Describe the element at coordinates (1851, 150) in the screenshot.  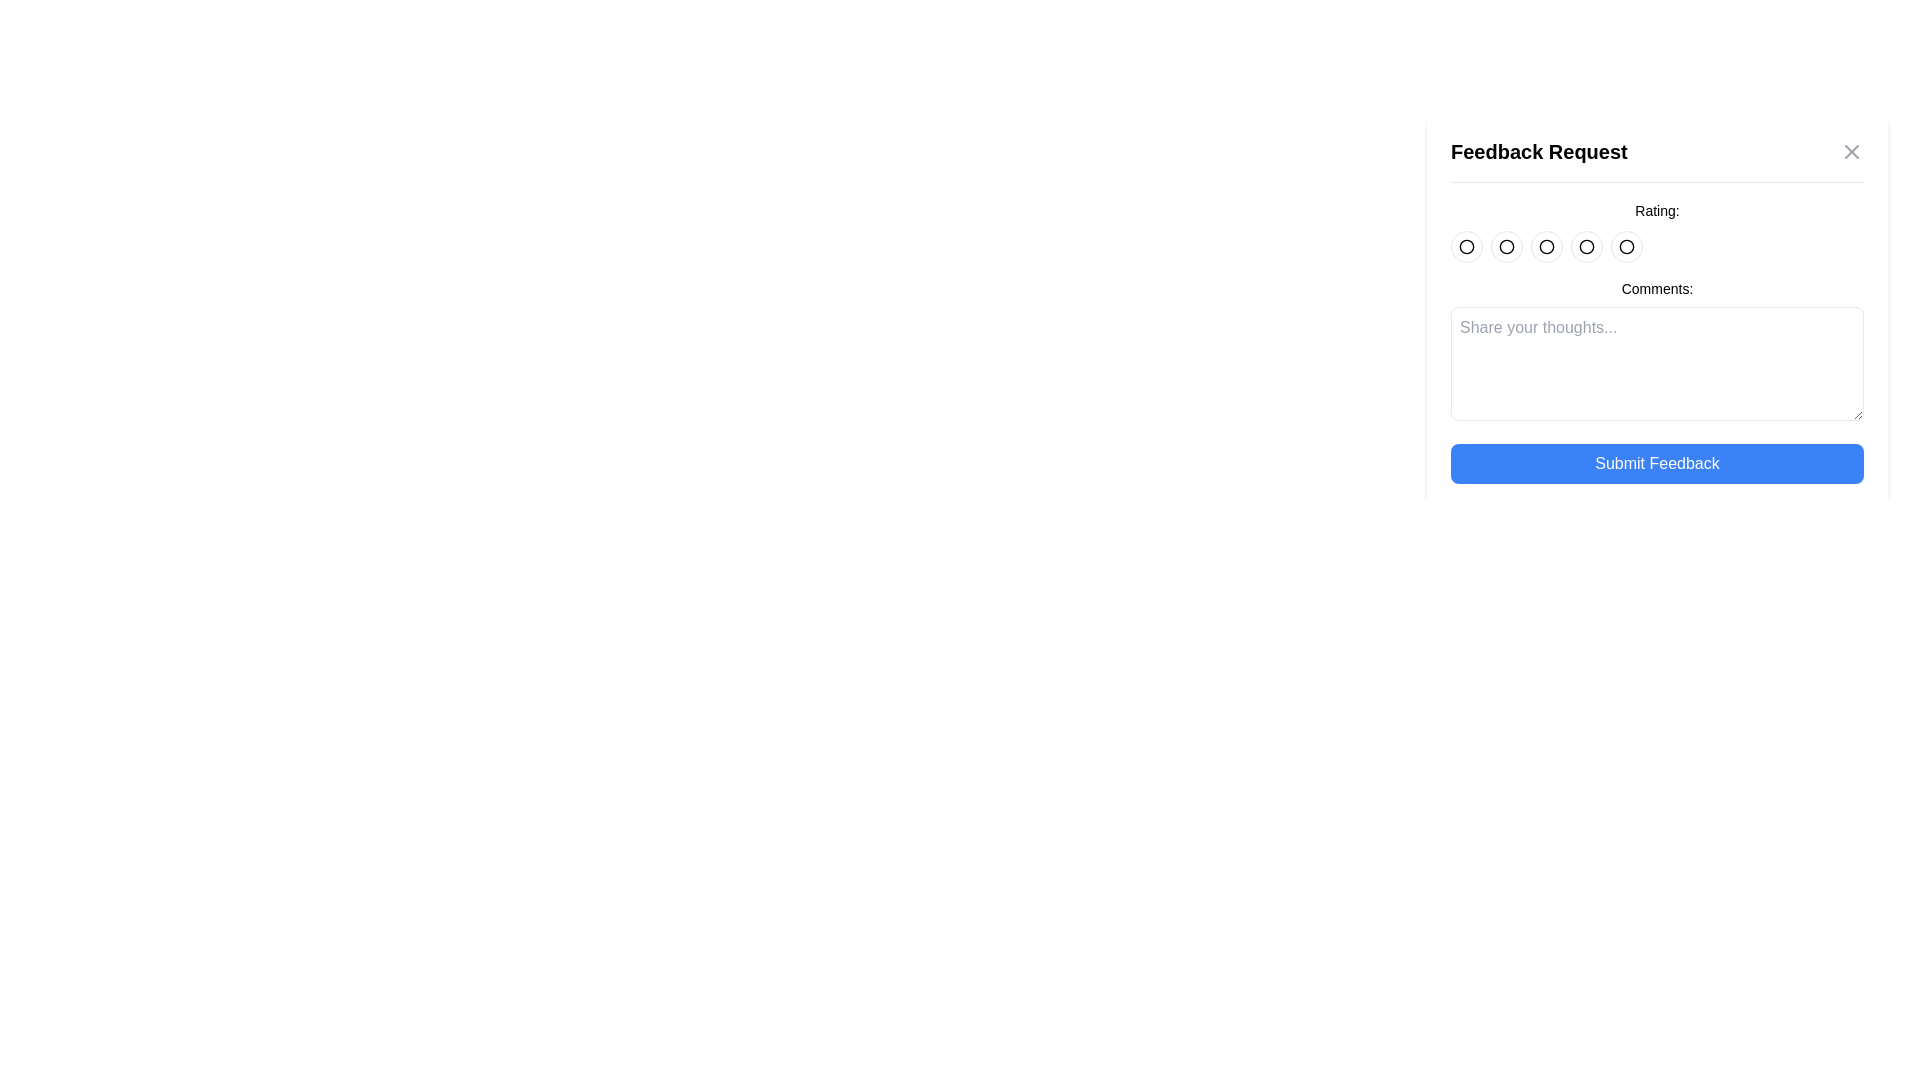
I see `the graphical cross icon representing the dismiss or close action` at that location.